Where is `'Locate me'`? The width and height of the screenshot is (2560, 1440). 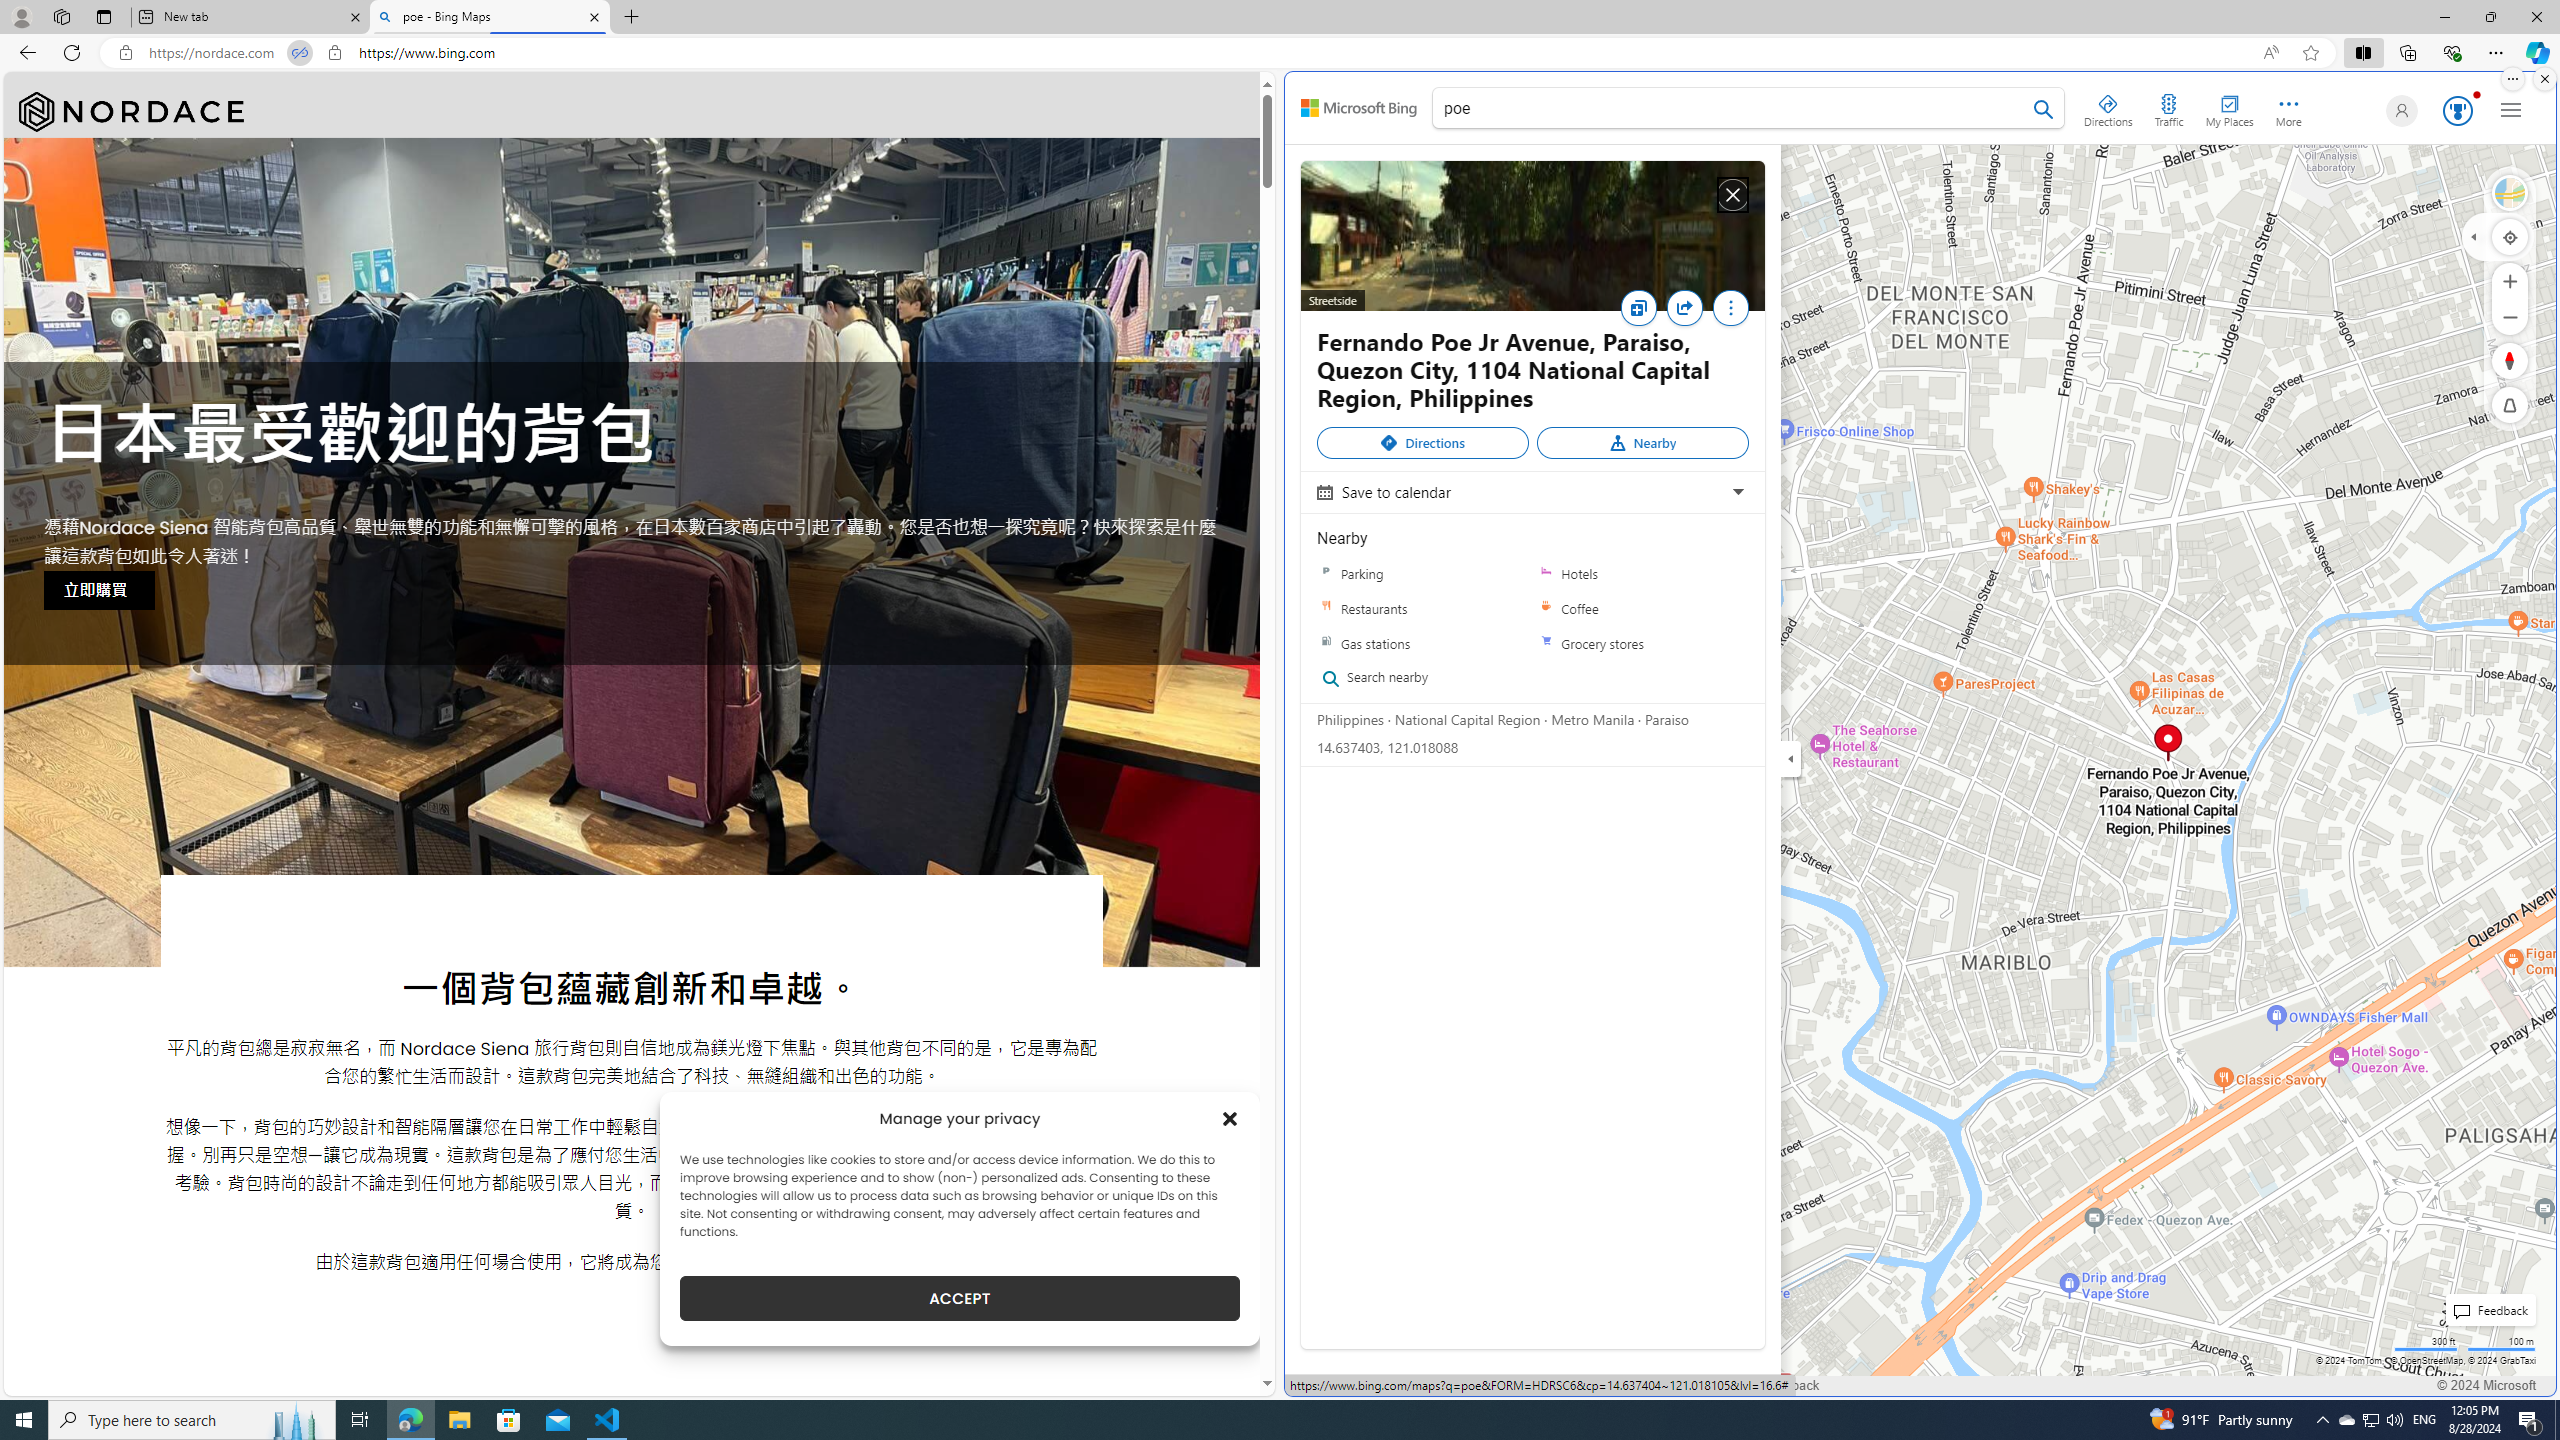 'Locate me' is located at coordinates (2510, 235).